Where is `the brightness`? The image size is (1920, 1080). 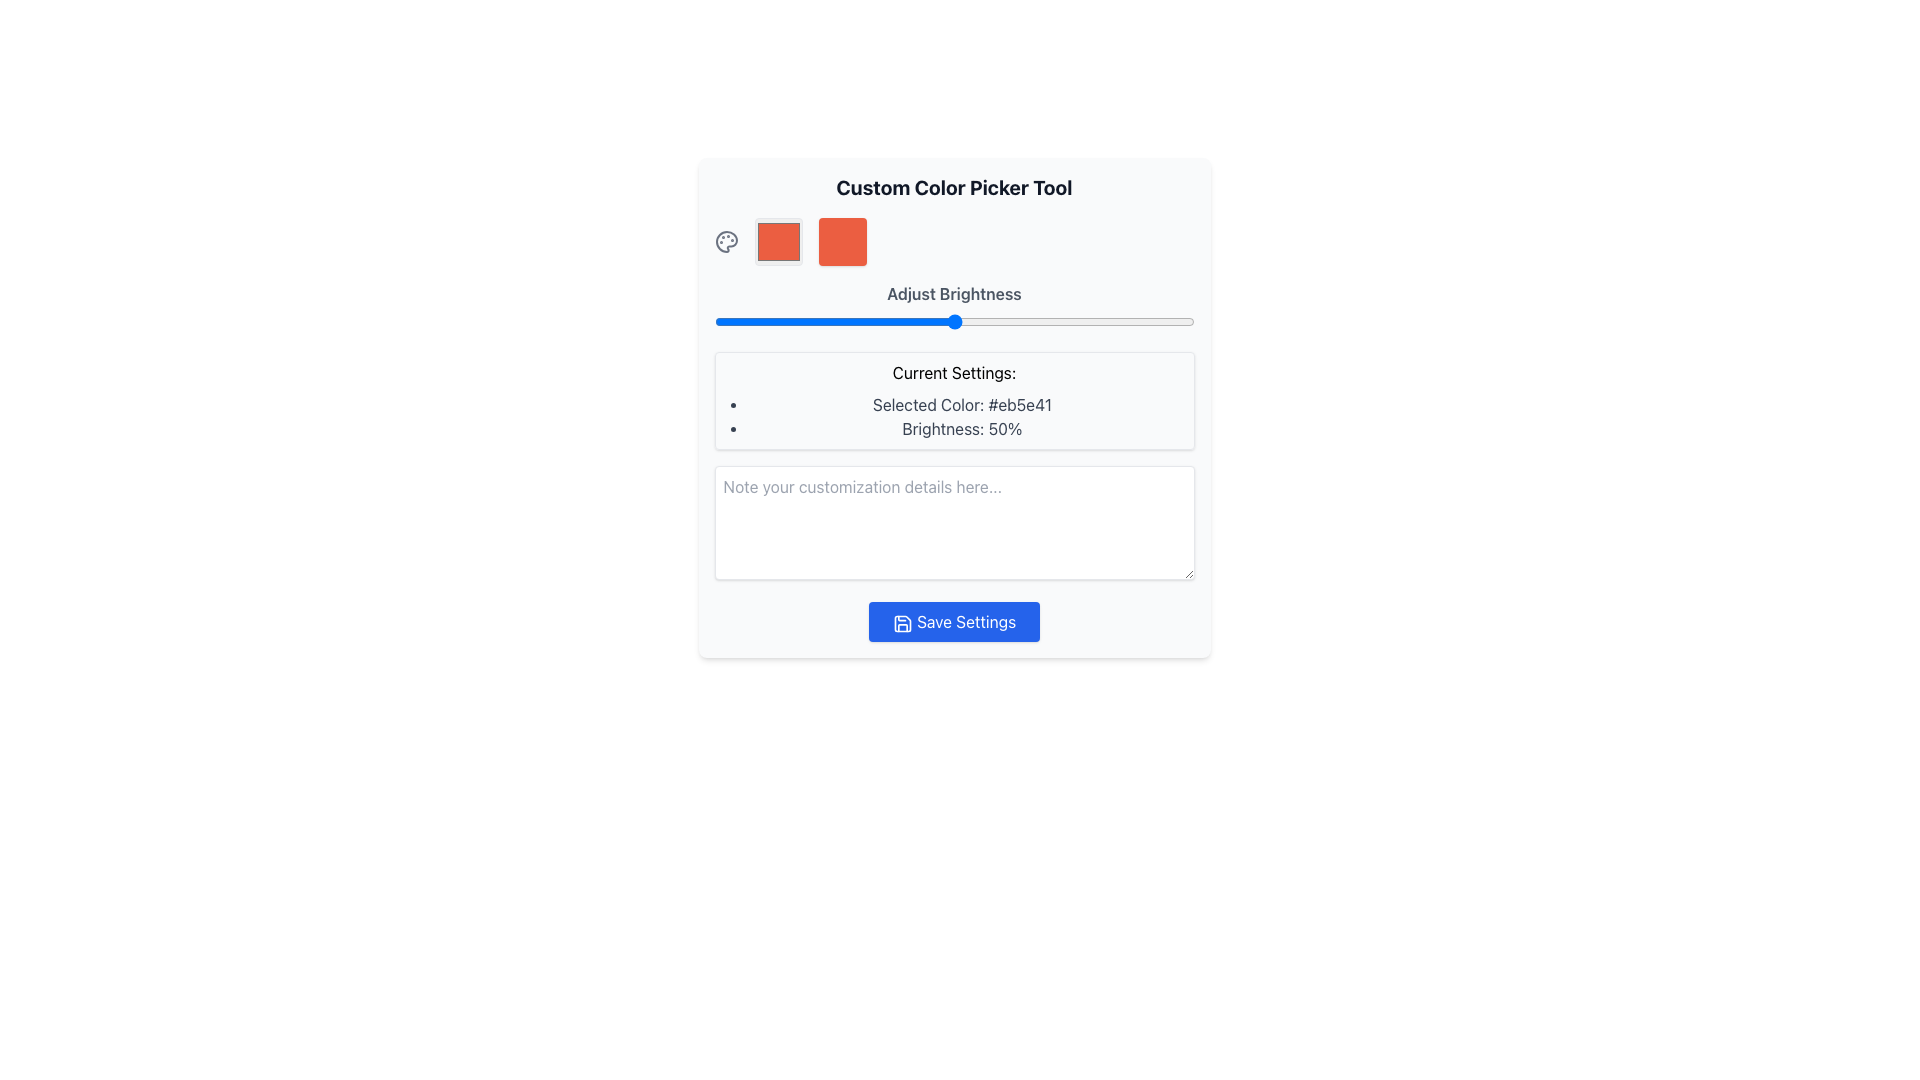
the brightness is located at coordinates (919, 320).